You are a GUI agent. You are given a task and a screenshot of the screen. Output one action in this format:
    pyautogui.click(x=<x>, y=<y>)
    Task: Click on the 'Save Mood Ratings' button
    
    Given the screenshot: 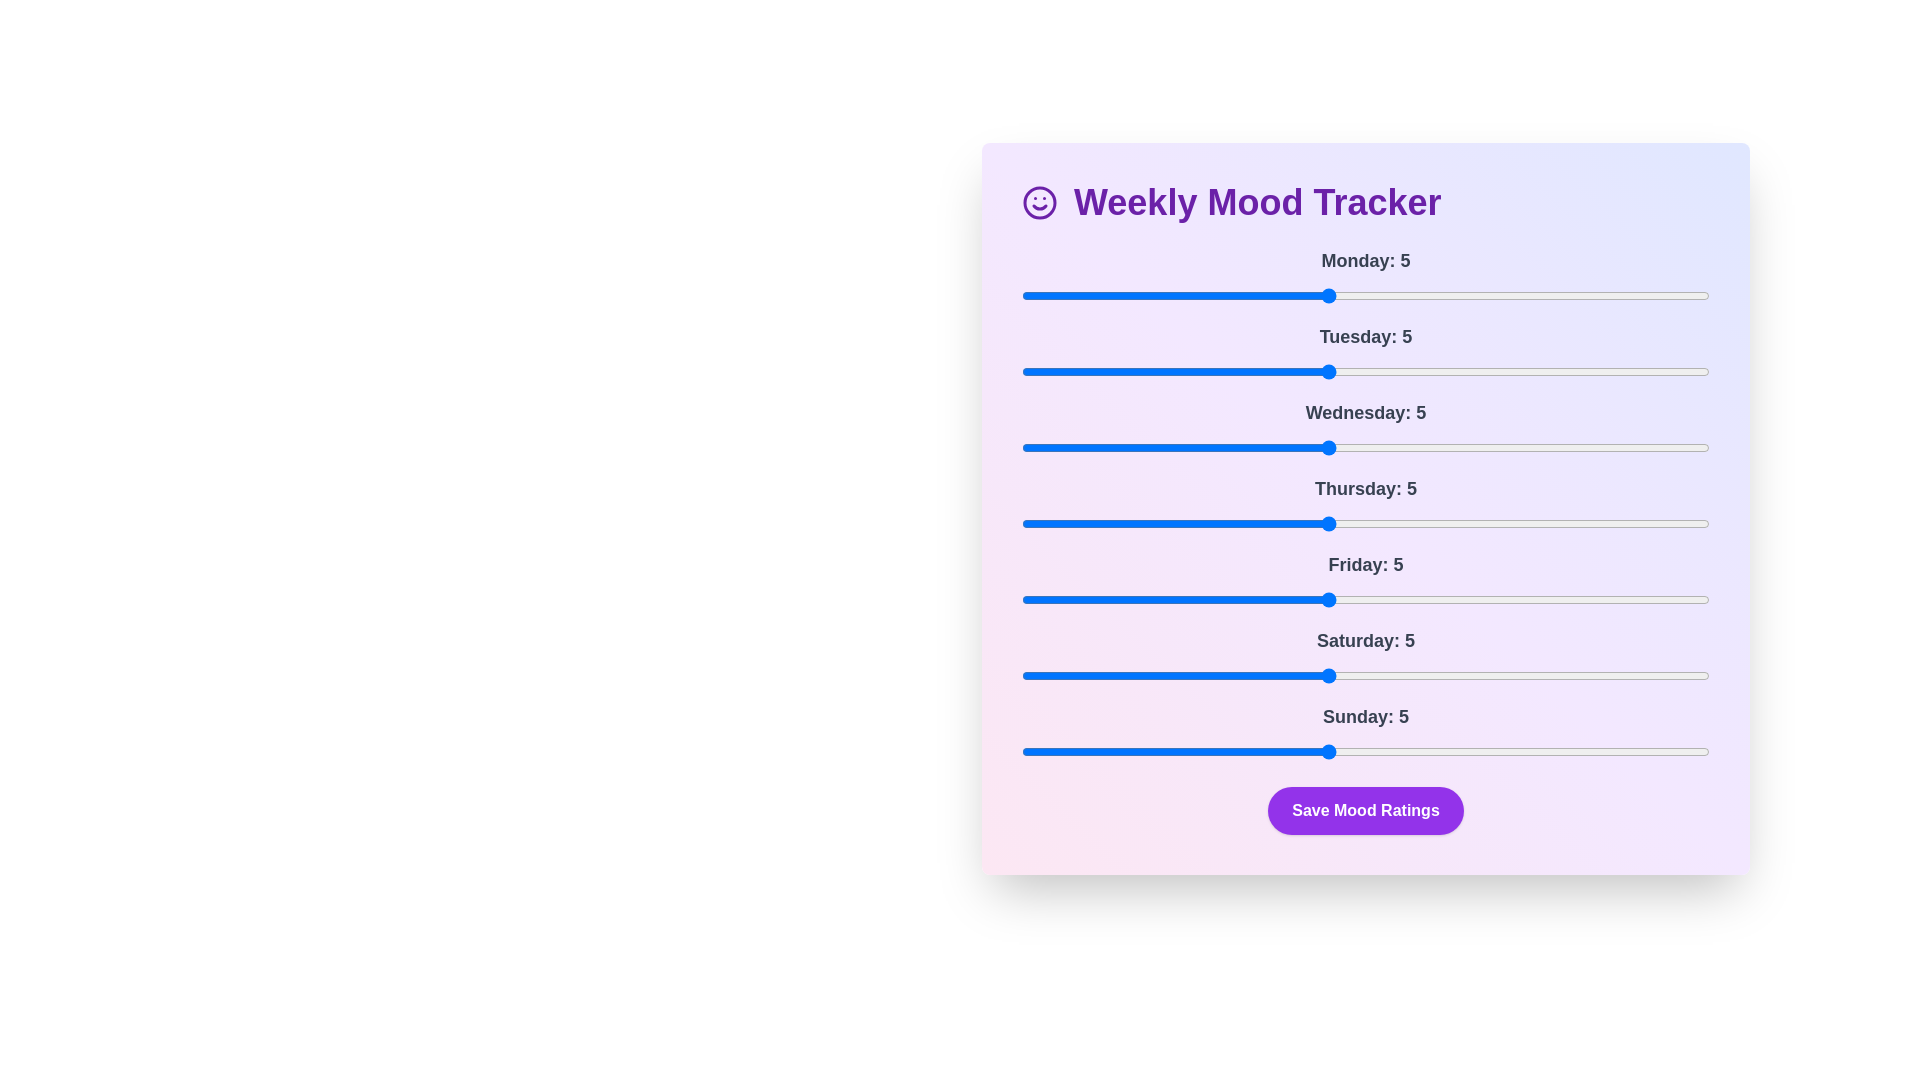 What is the action you would take?
    pyautogui.click(x=1365, y=810)
    